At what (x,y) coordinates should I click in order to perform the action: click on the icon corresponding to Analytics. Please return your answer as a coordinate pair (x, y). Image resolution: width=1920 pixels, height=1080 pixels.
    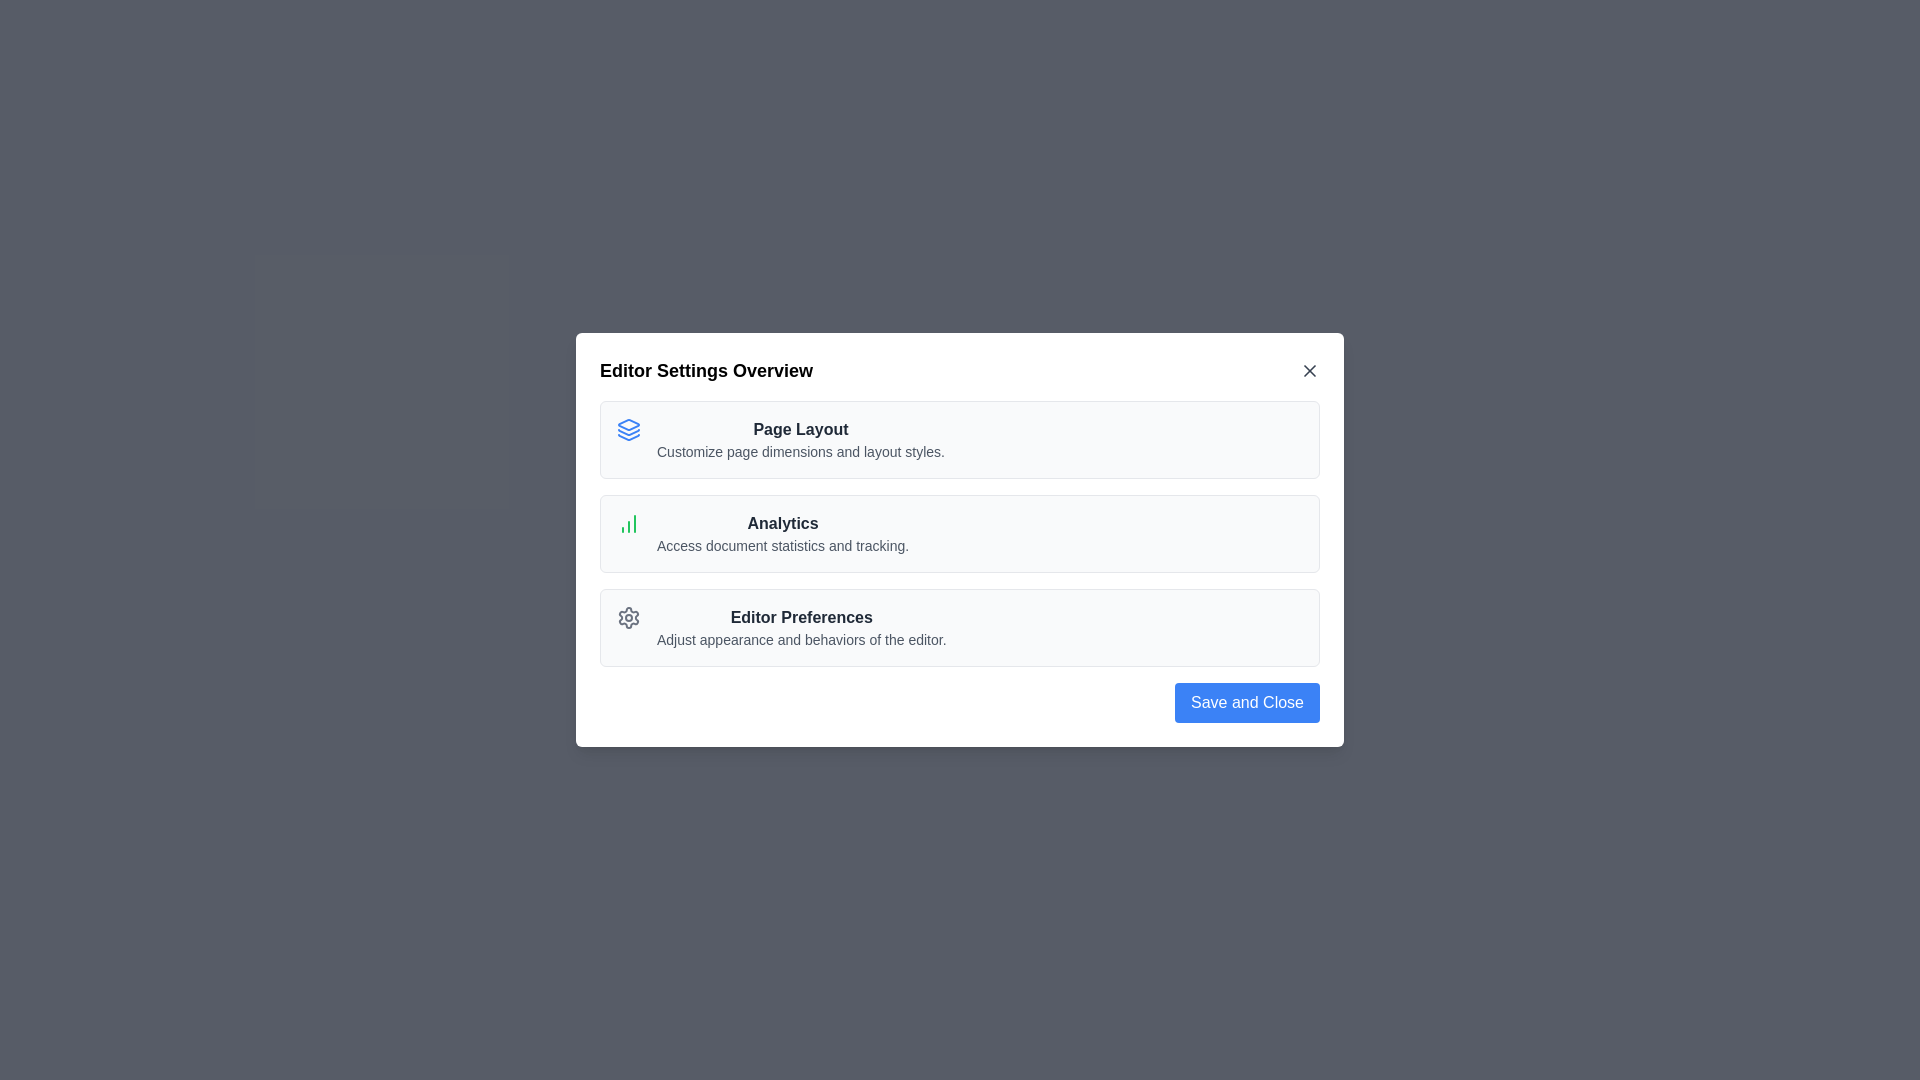
    Looking at the image, I should click on (627, 523).